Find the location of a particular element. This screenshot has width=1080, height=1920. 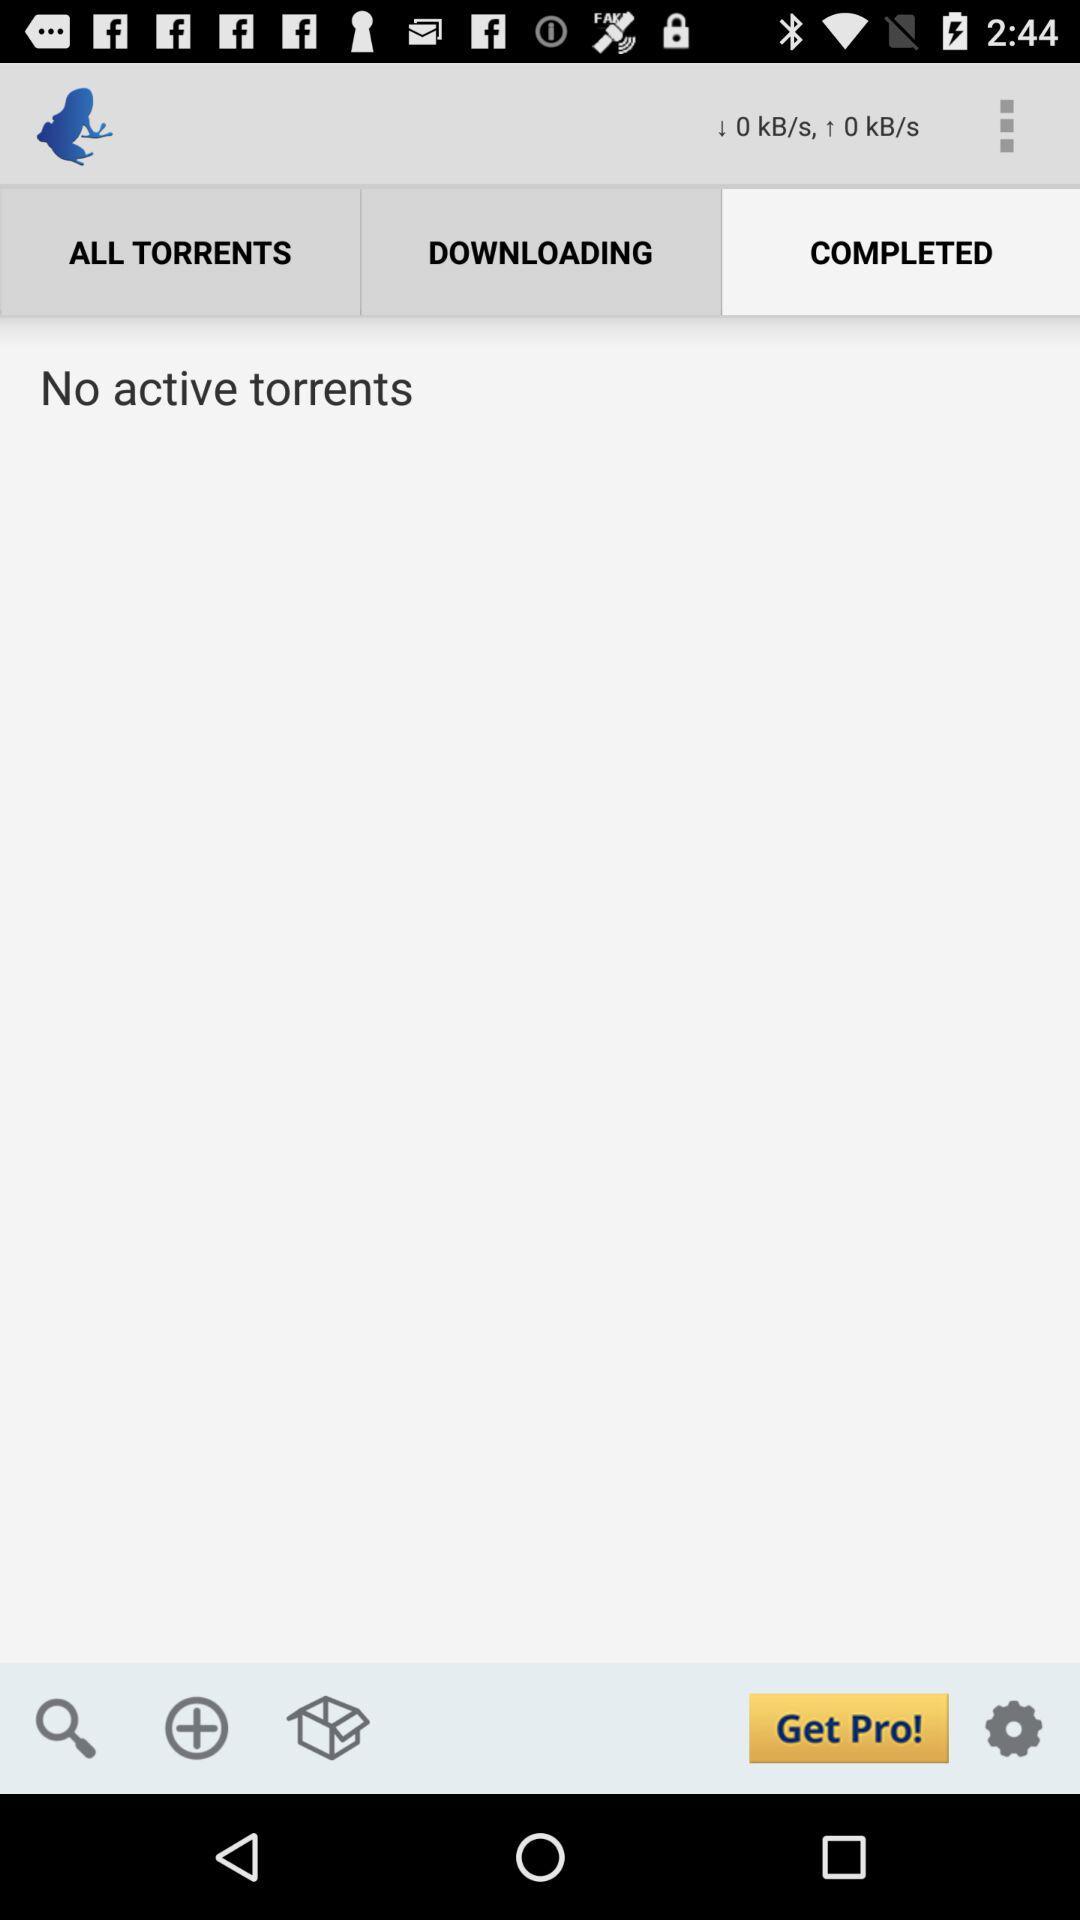

the app above the completed app is located at coordinates (1006, 124).